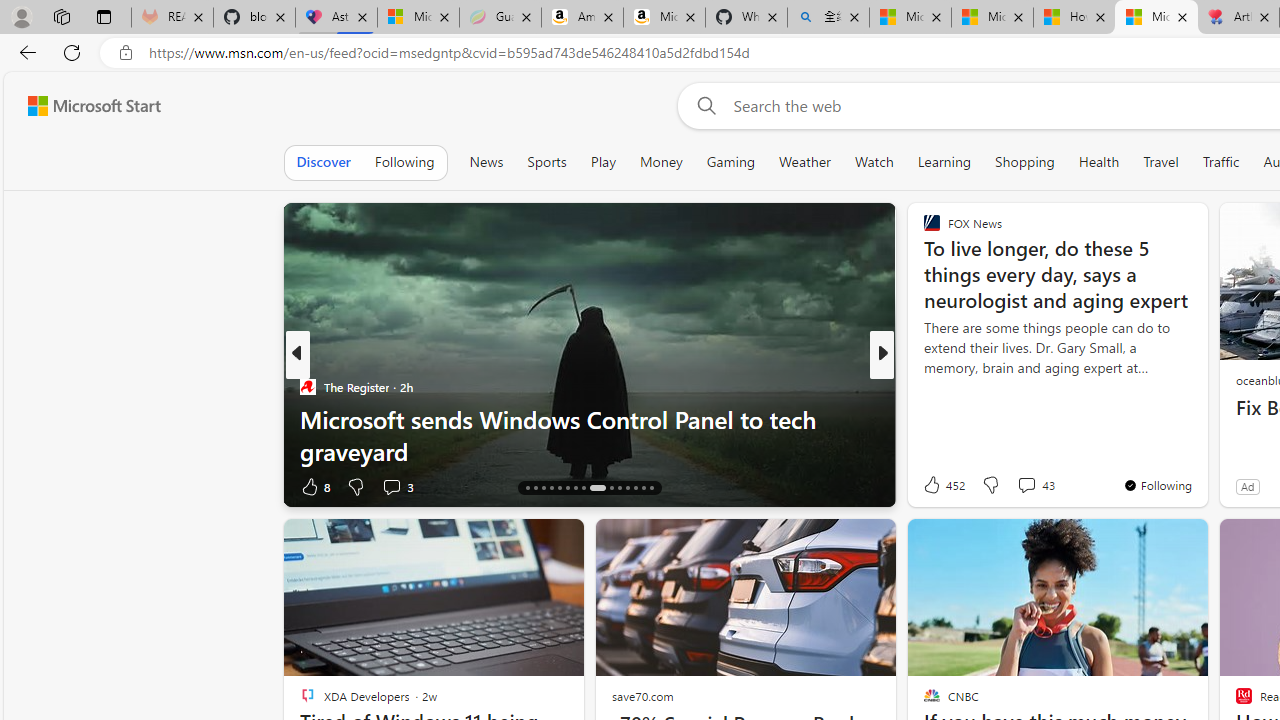 Image resolution: width=1280 pixels, height=720 pixels. Describe the element at coordinates (650, 488) in the screenshot. I see `'AutomationID: tab-30'` at that location.